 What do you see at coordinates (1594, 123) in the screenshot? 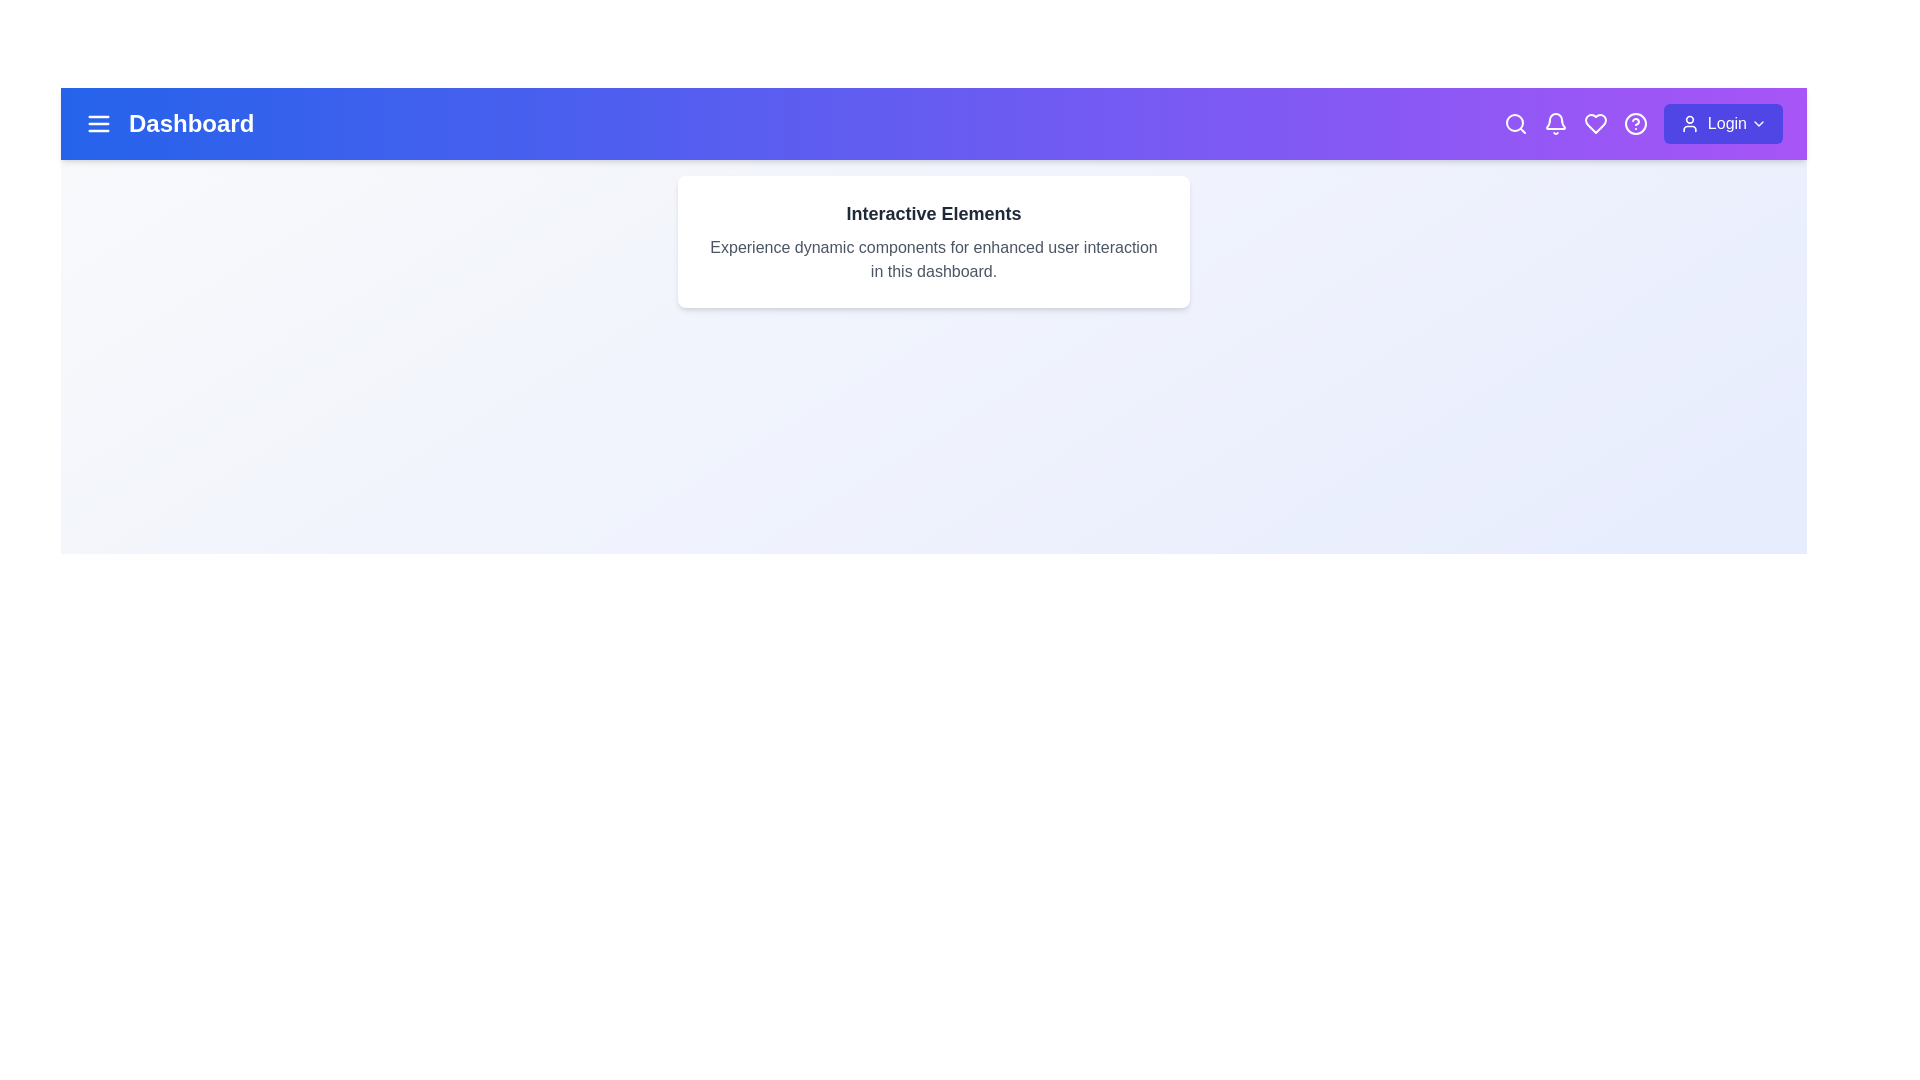
I see `the heart icon to mark it as a favorite` at bounding box center [1594, 123].